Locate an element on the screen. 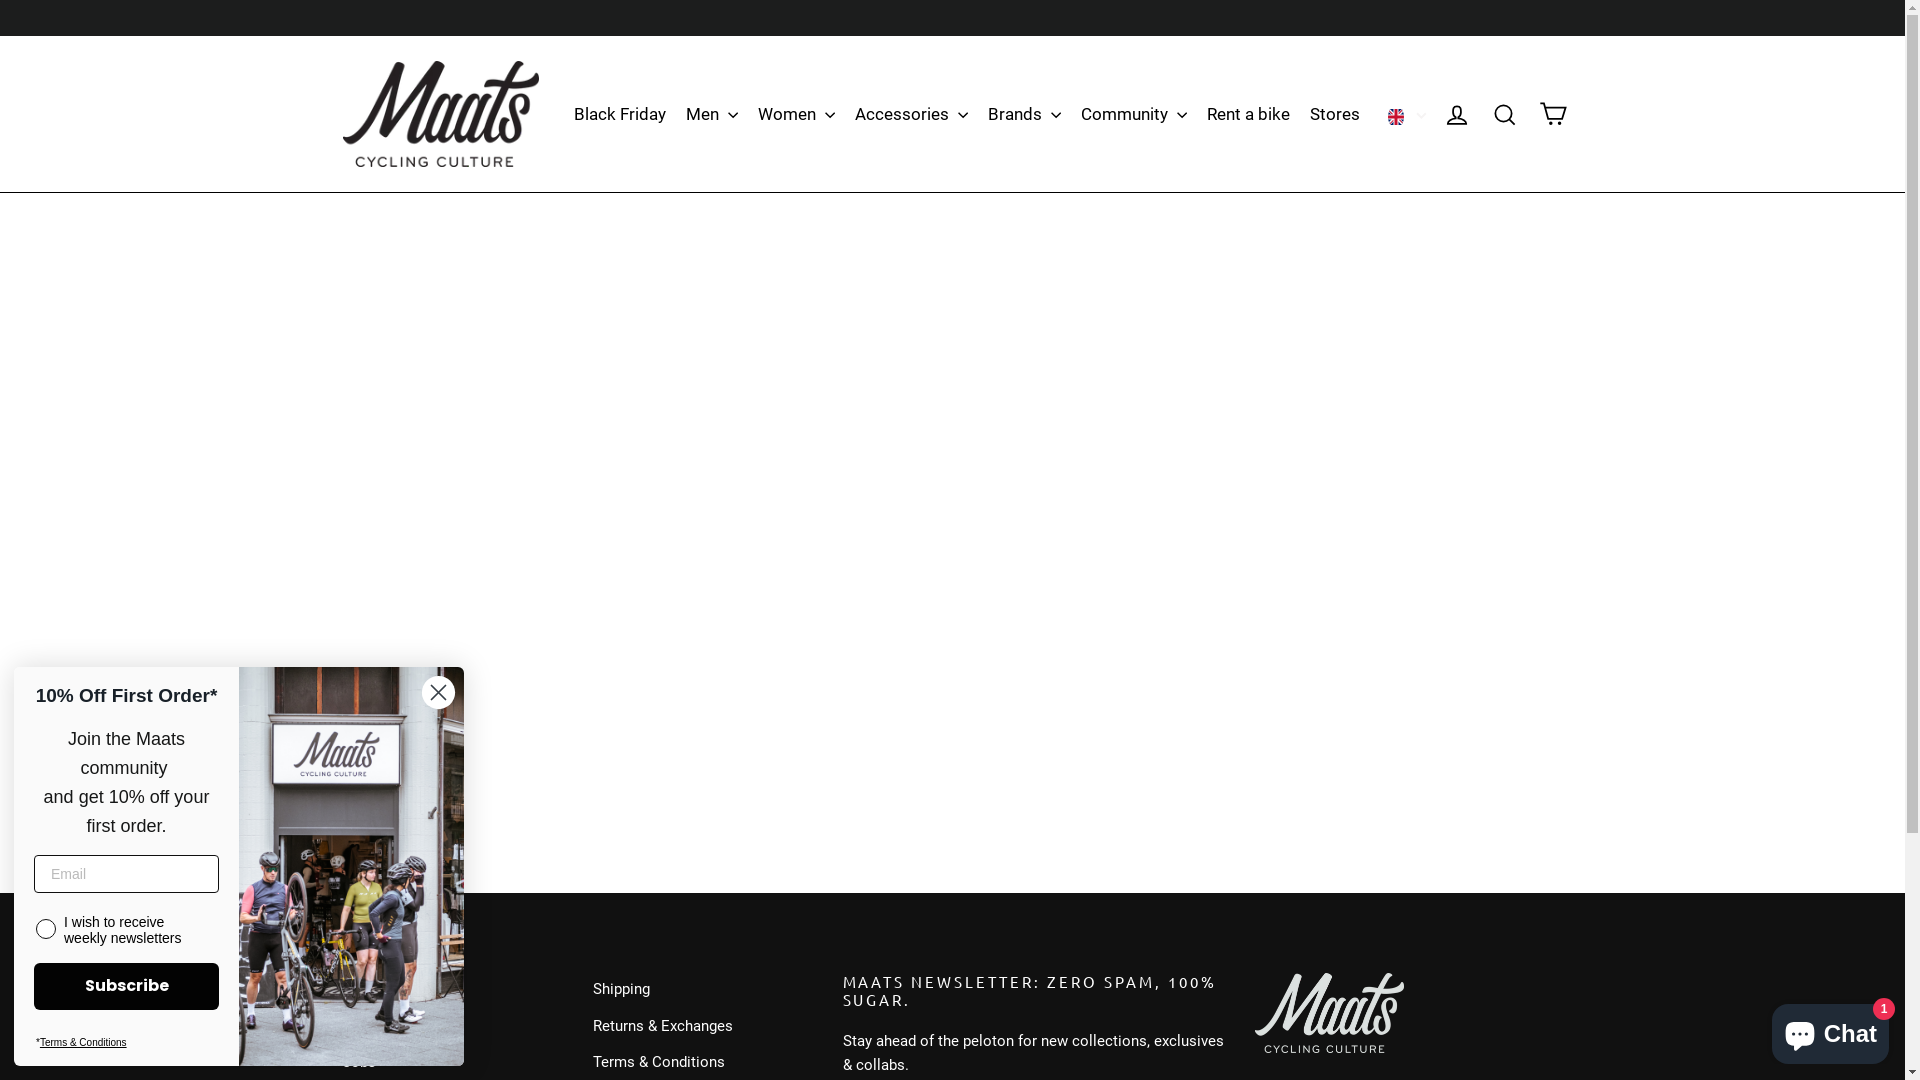 The image size is (1920, 1080). 'Black Friday' is located at coordinates (565, 114).